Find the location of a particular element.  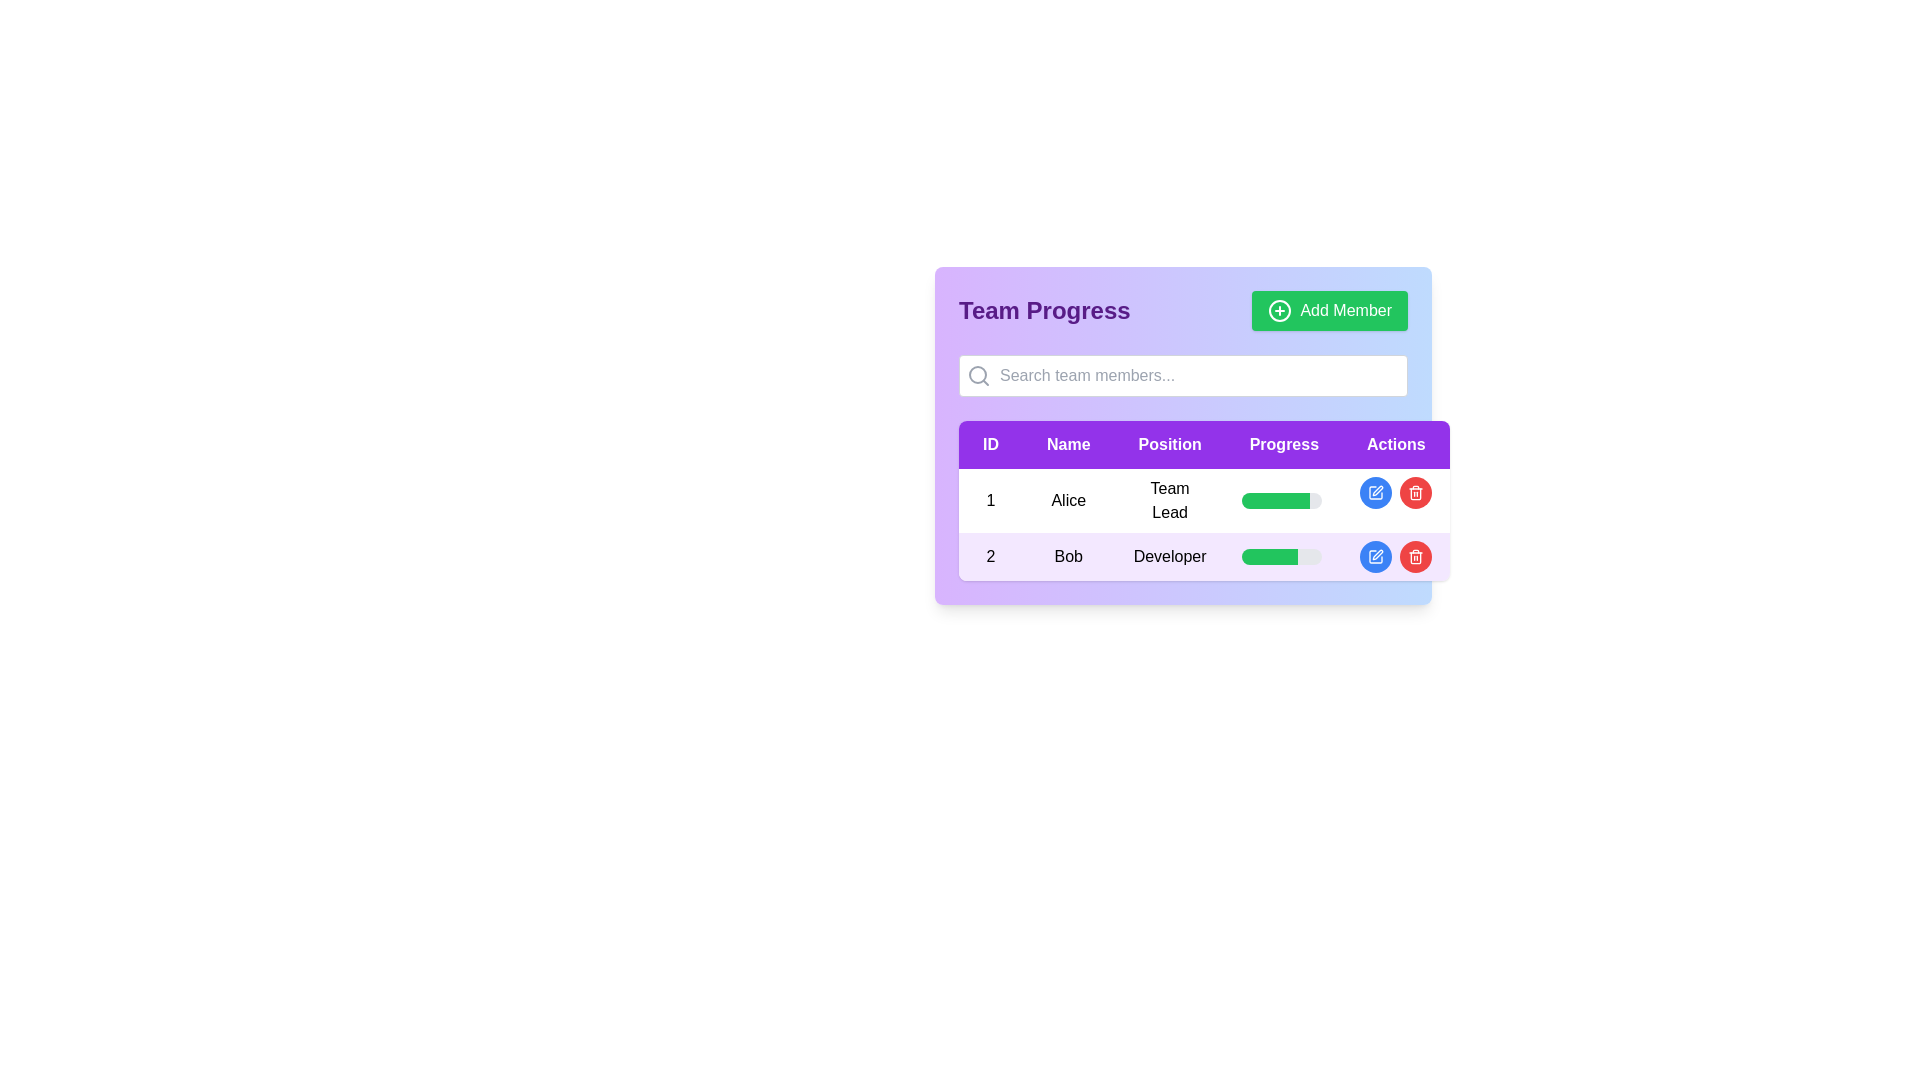

the trash can icon button located in the second row of the table under the 'Actions' column, which is situated to the right of a blue pencil edit icon within a circular red background is located at coordinates (1415, 493).